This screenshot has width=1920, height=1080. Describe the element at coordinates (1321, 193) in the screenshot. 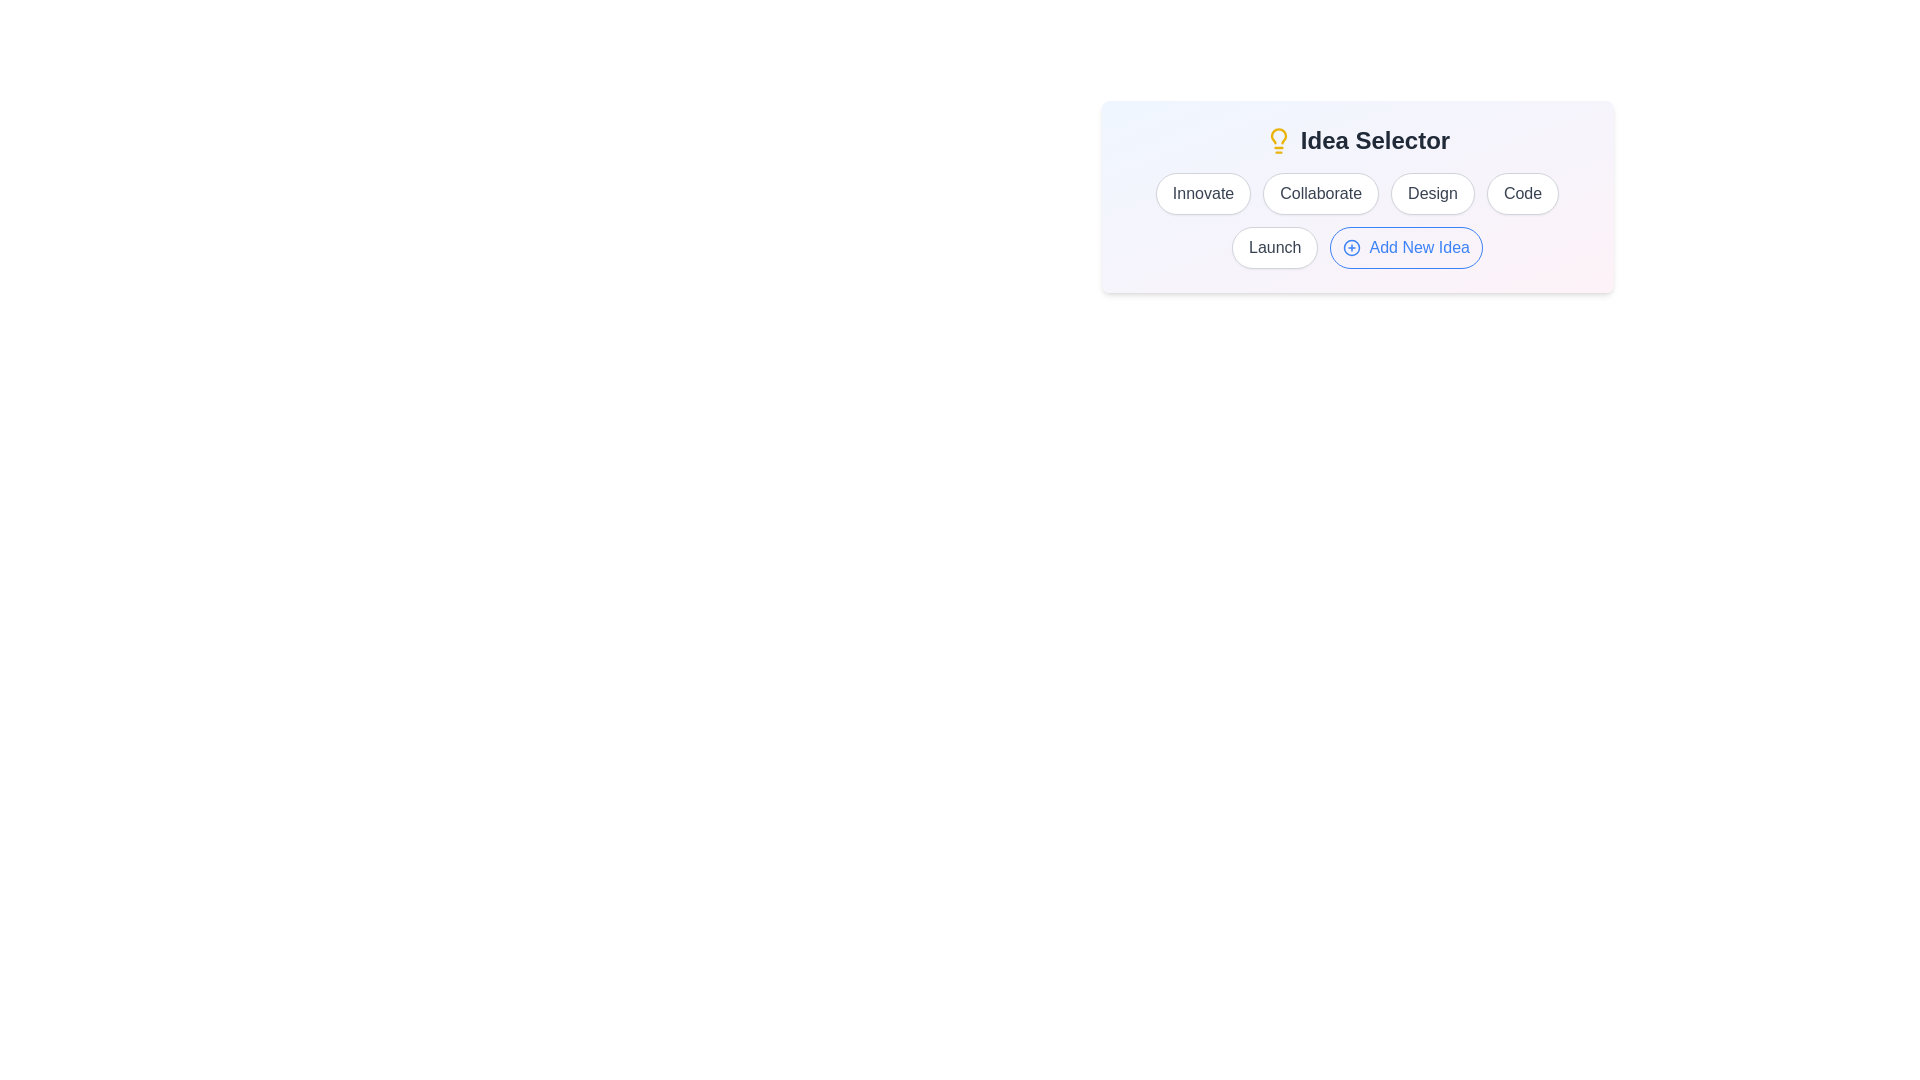

I see `the Collaborate button to observe its hover effect` at that location.